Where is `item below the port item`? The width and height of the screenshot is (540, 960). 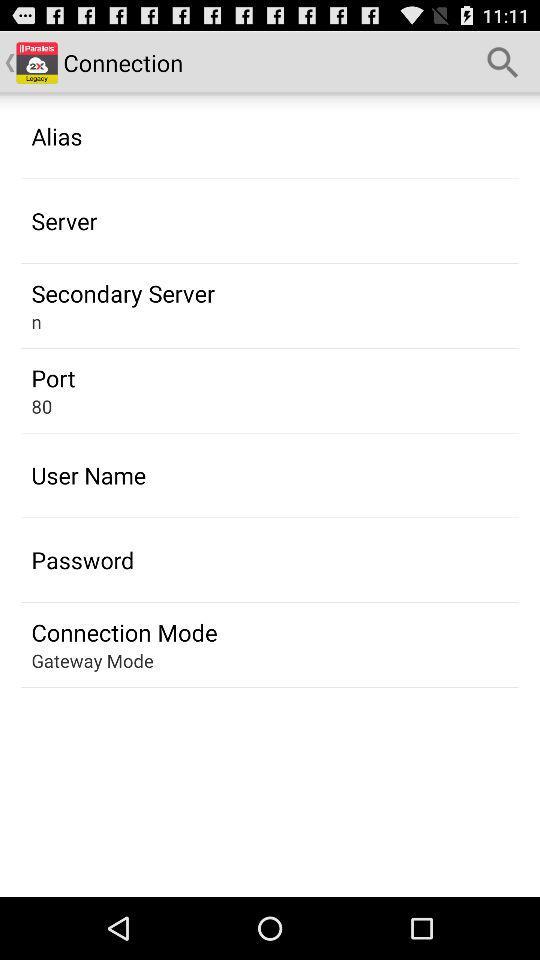 item below the port item is located at coordinates (42, 405).